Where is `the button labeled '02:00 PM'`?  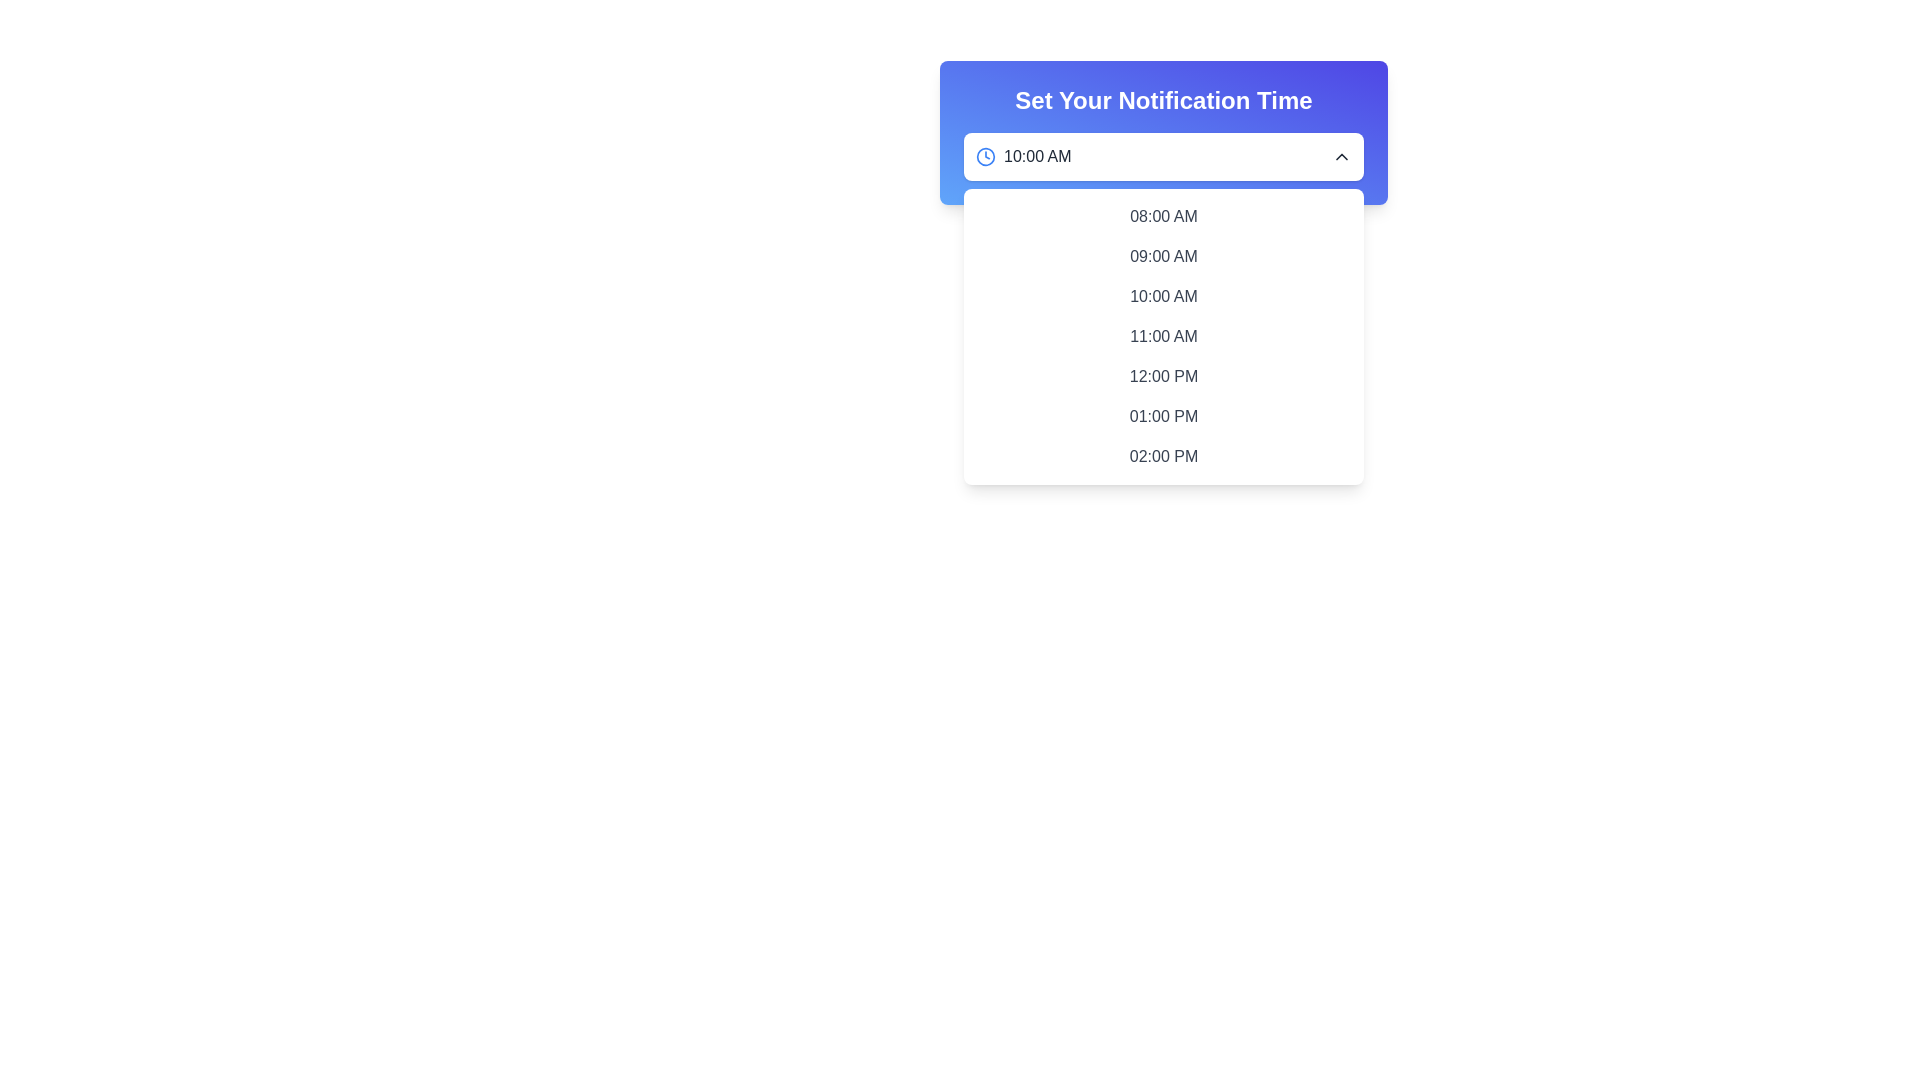
the button labeled '02:00 PM' is located at coordinates (1163, 456).